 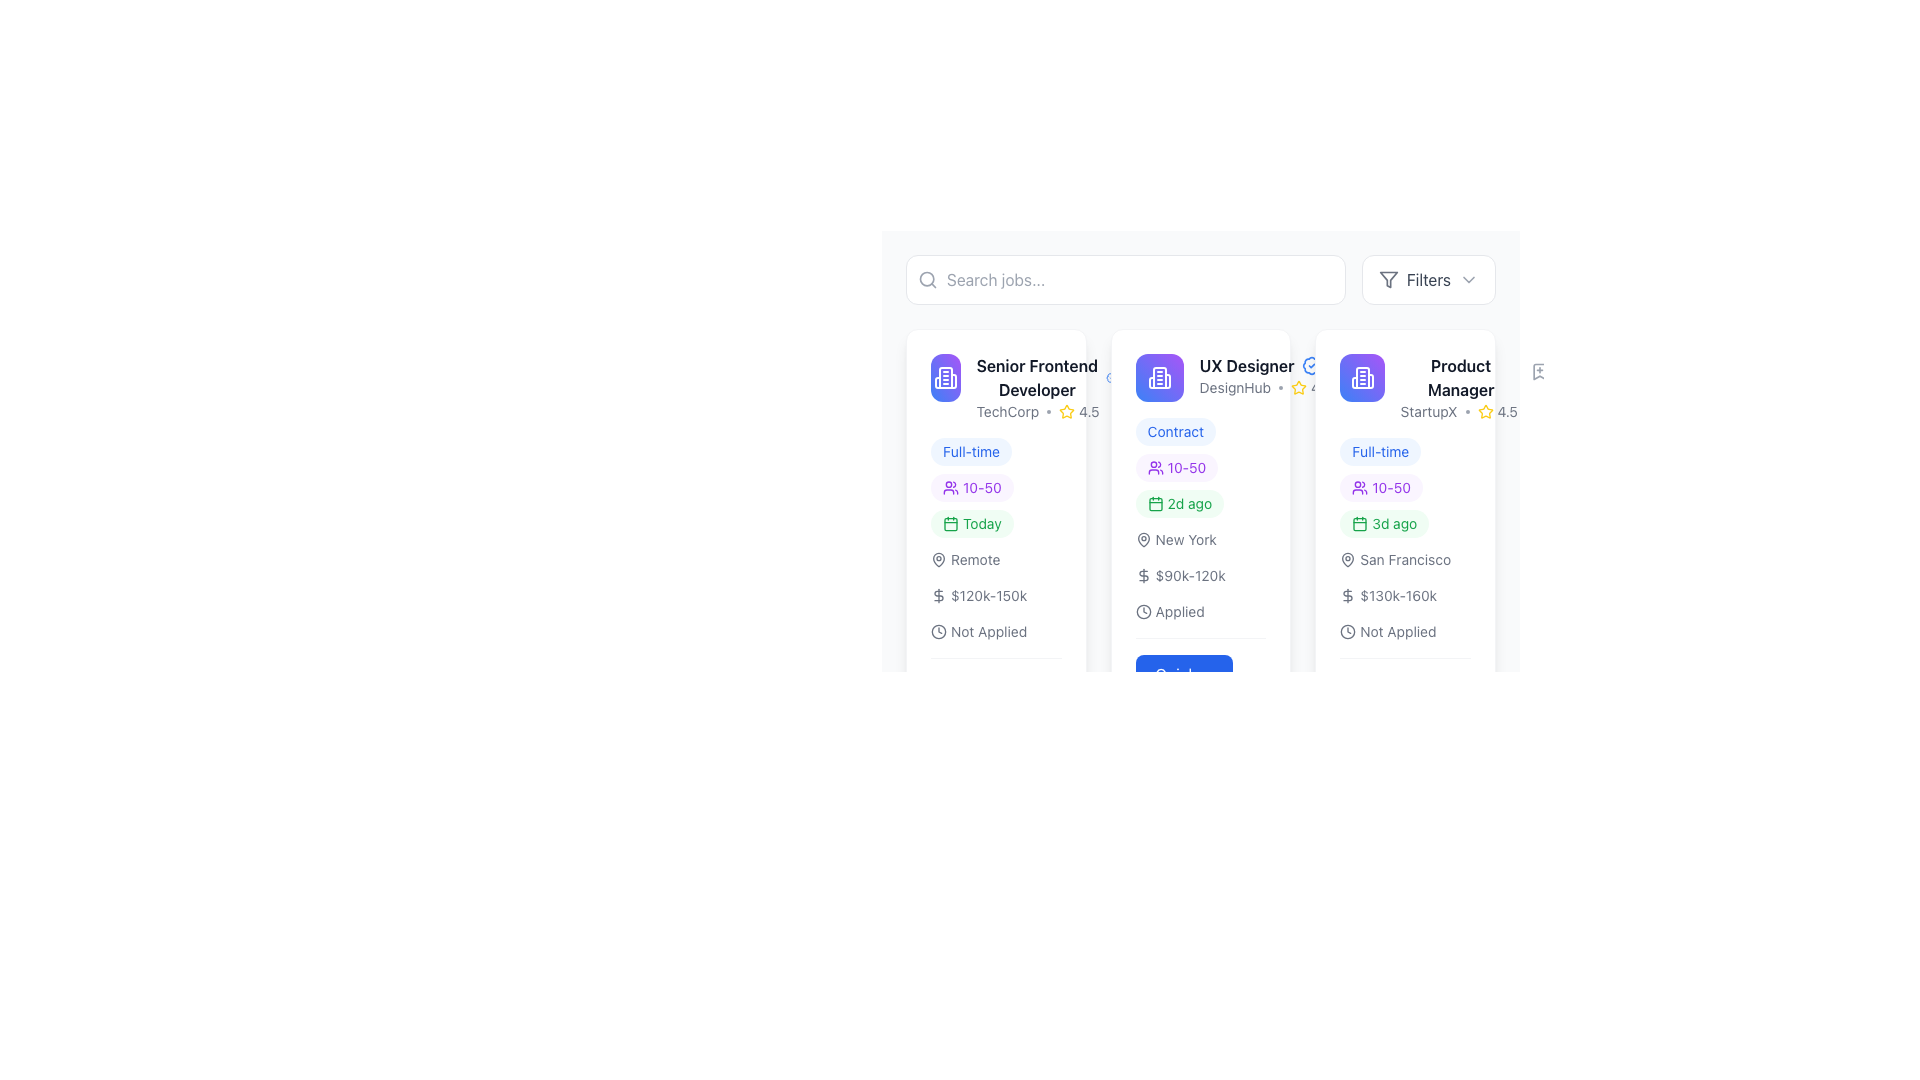 I want to click on the bookmark icon button with a plus symbol to bookmark this job, located in the top-right corner of the job information card, so click(x=1349, y=371).